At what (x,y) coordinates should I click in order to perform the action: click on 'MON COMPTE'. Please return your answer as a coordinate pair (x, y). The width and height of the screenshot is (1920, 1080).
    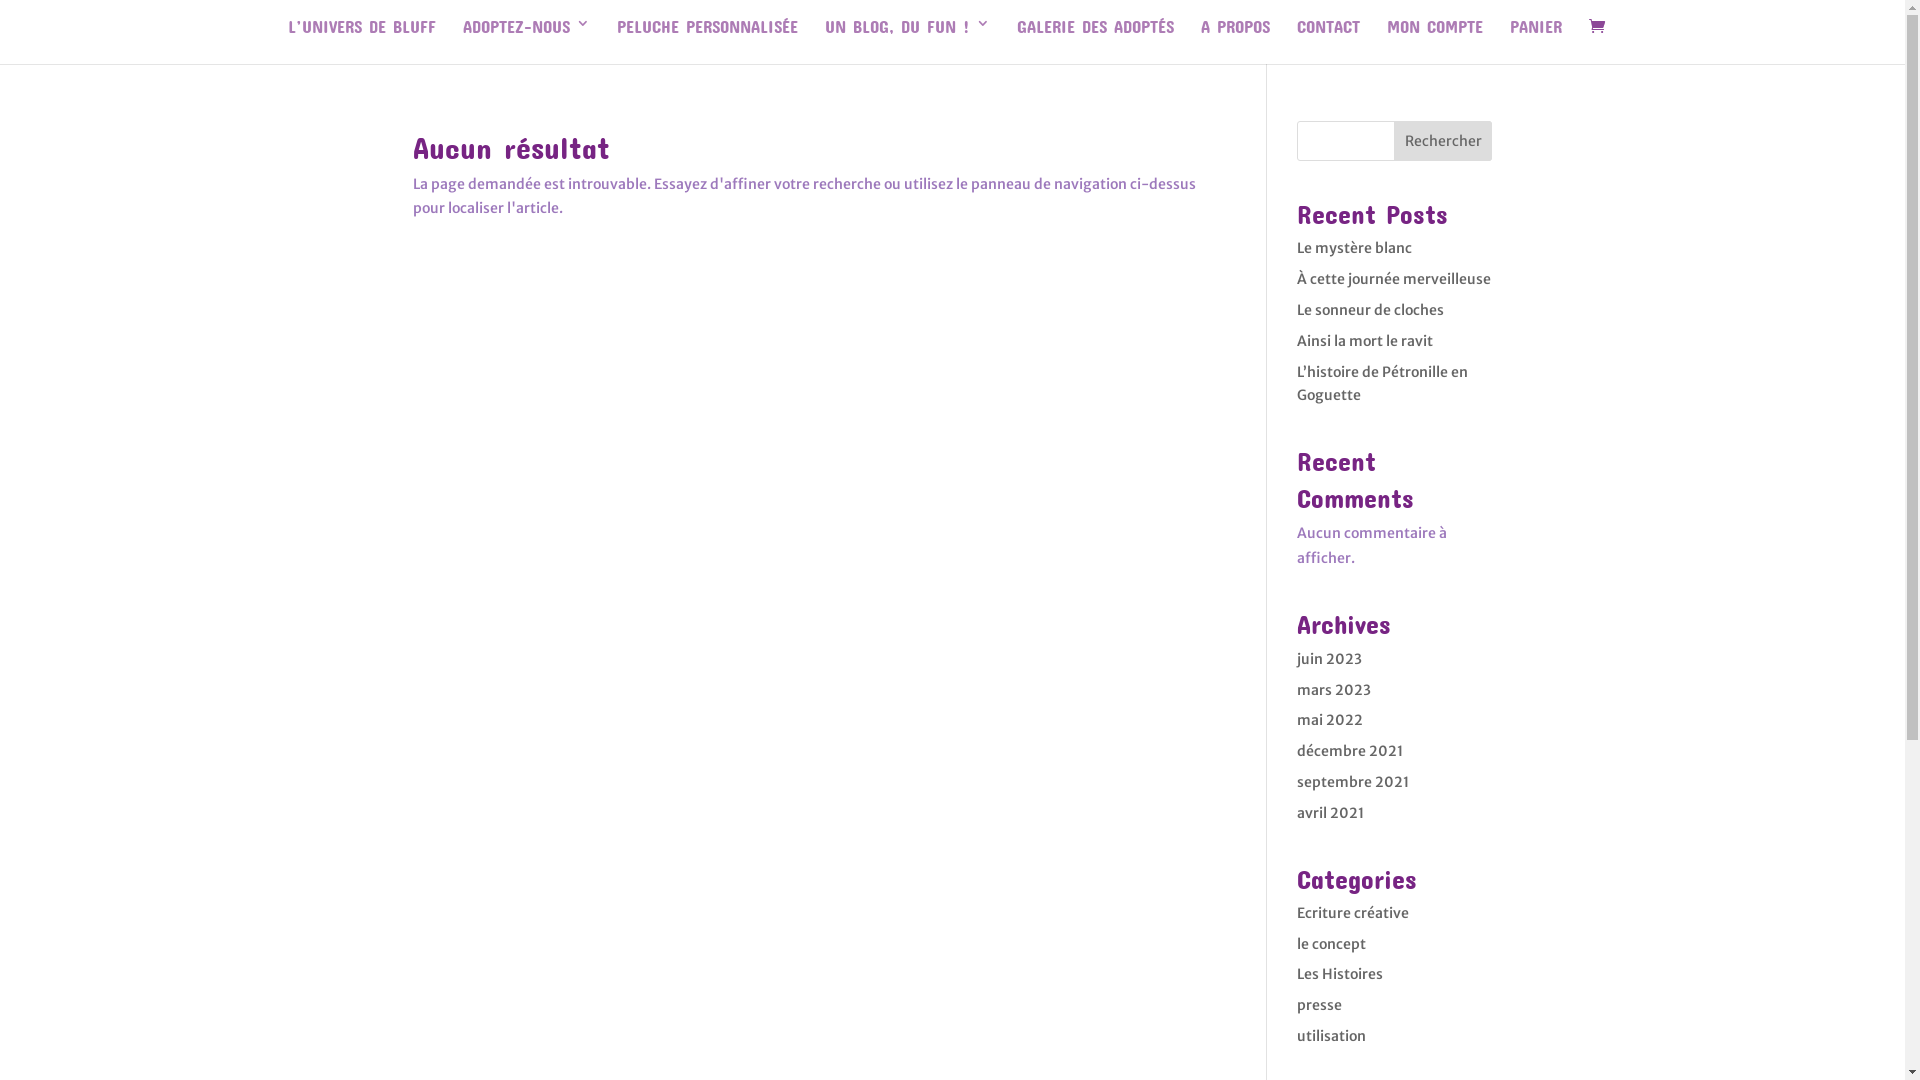
    Looking at the image, I should click on (1386, 39).